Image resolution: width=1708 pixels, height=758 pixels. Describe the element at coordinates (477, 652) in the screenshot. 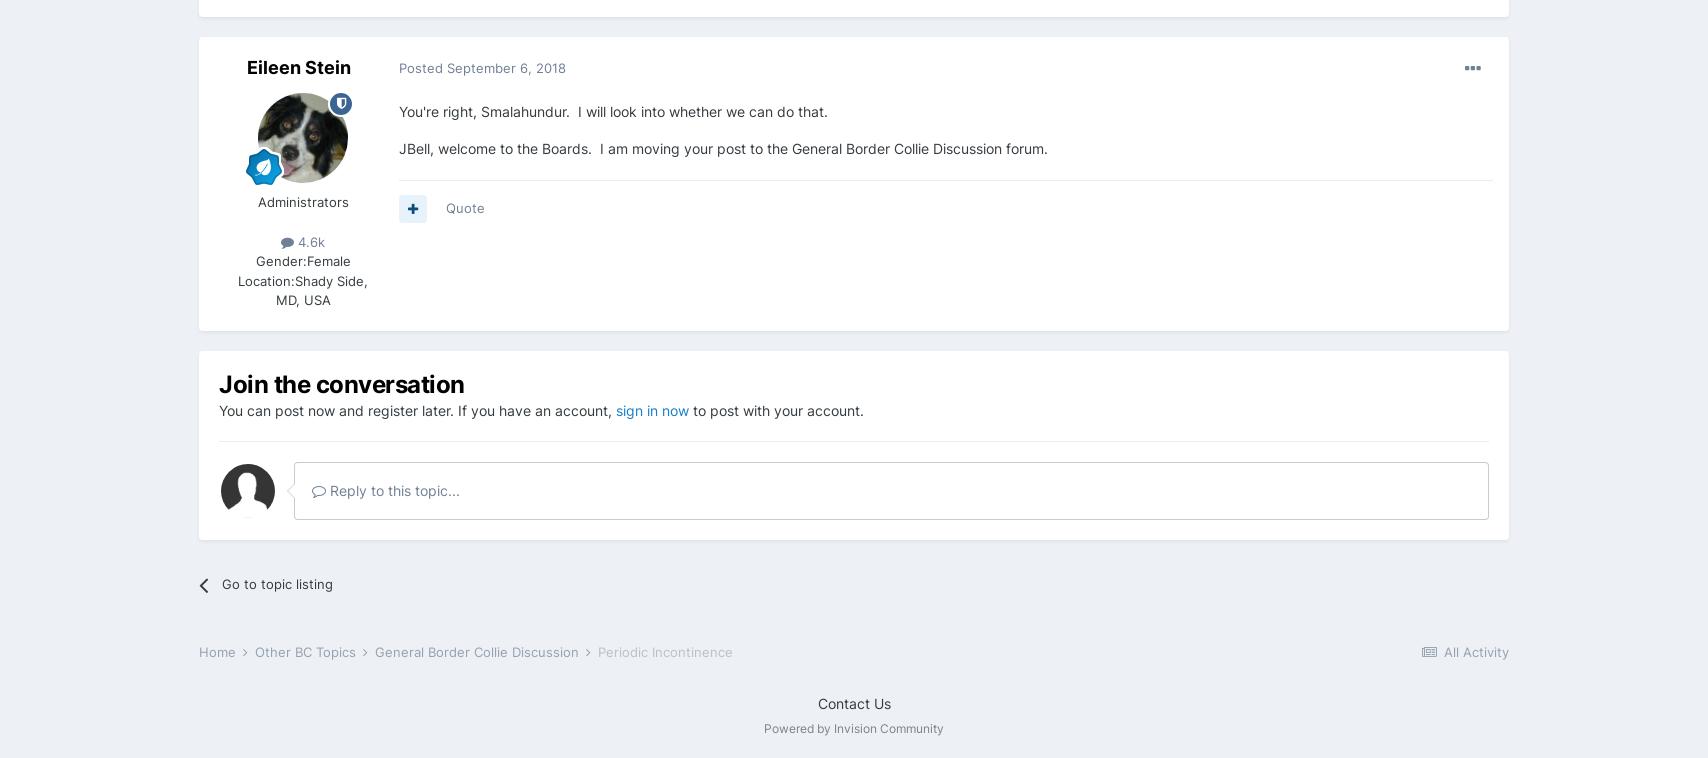

I see `'General Border Collie Discussion'` at that location.